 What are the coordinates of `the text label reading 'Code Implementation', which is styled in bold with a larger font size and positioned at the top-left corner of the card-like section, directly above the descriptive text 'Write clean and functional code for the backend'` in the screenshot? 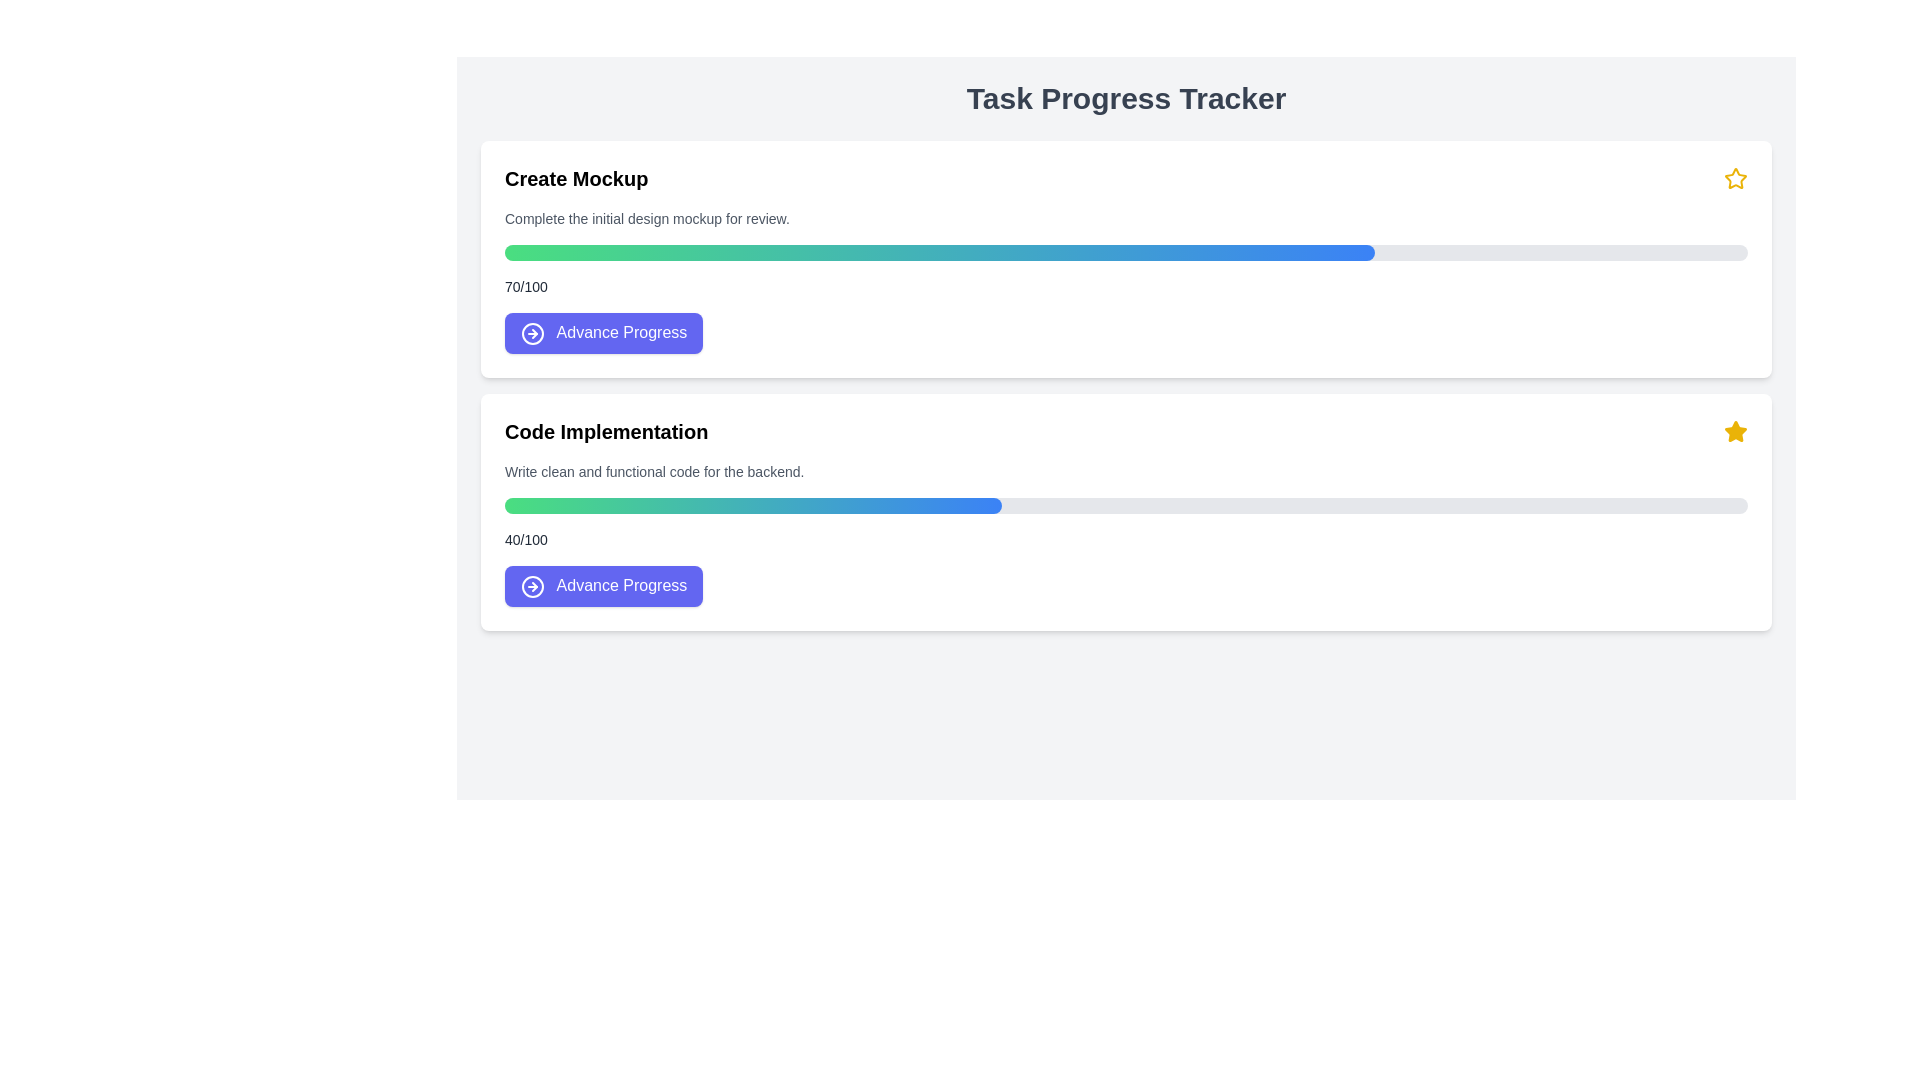 It's located at (605, 430).